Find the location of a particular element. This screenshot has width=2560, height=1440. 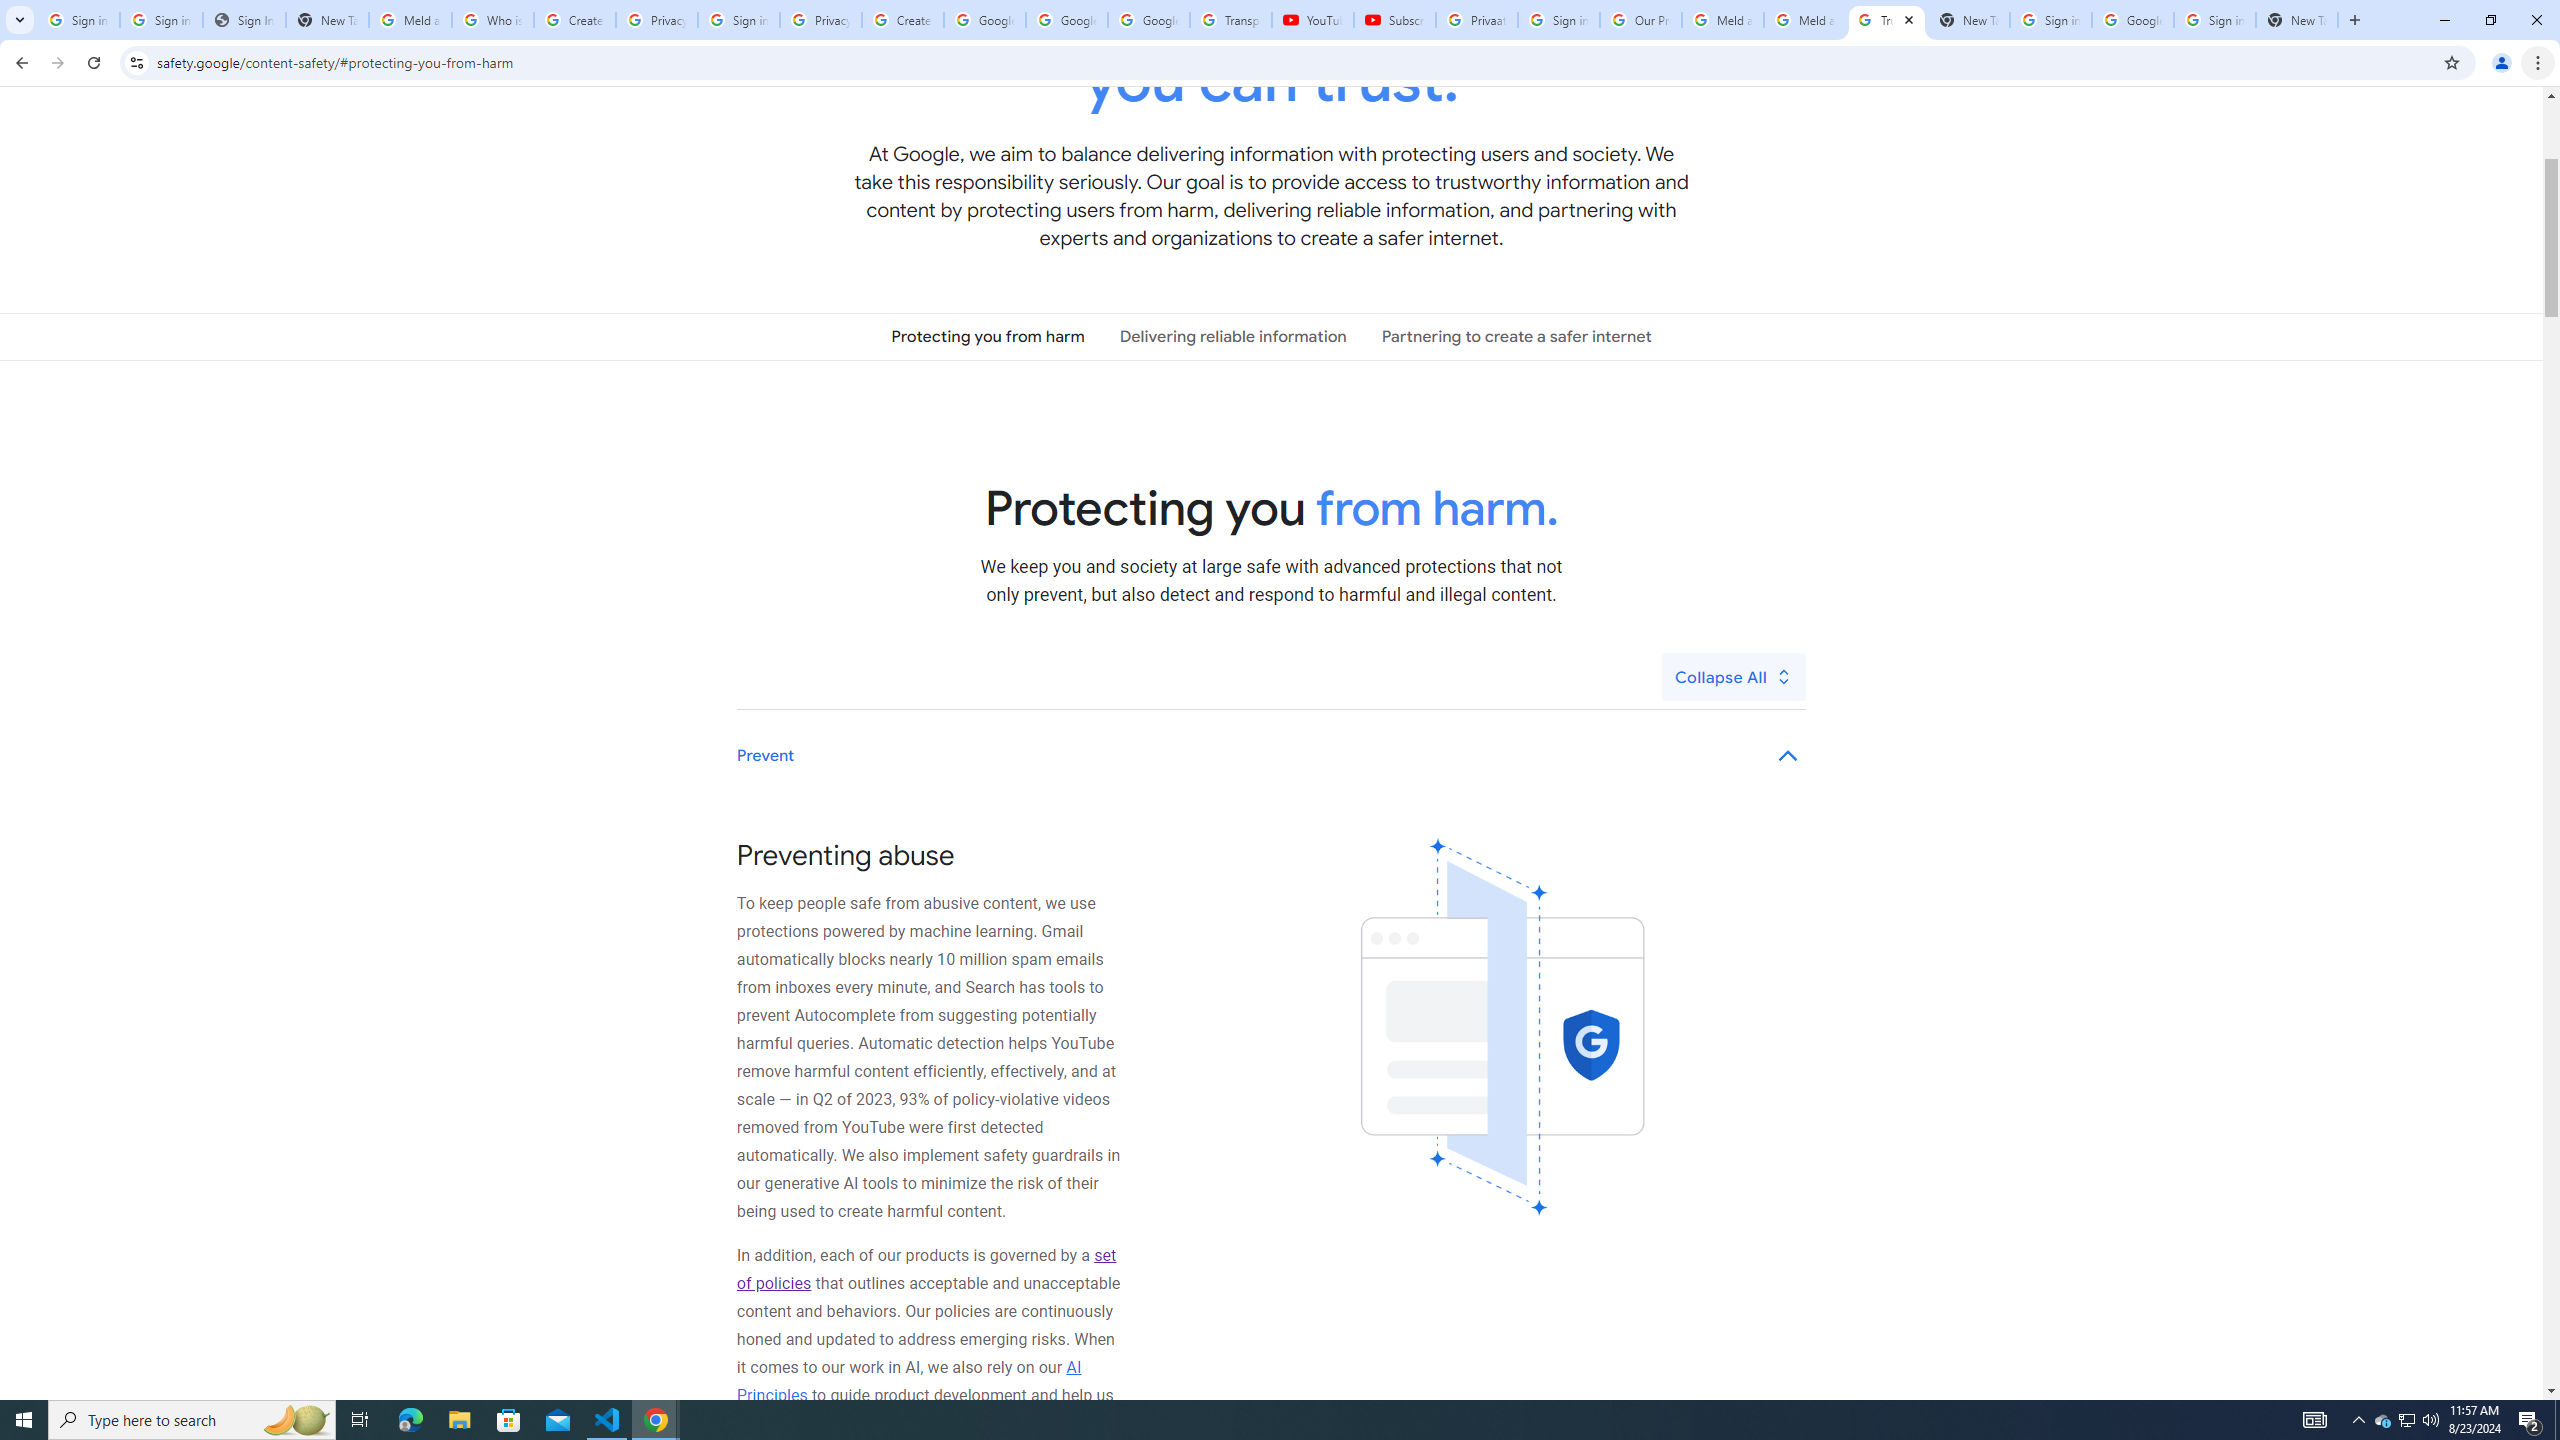

'AI Principles' is located at coordinates (909, 1380).